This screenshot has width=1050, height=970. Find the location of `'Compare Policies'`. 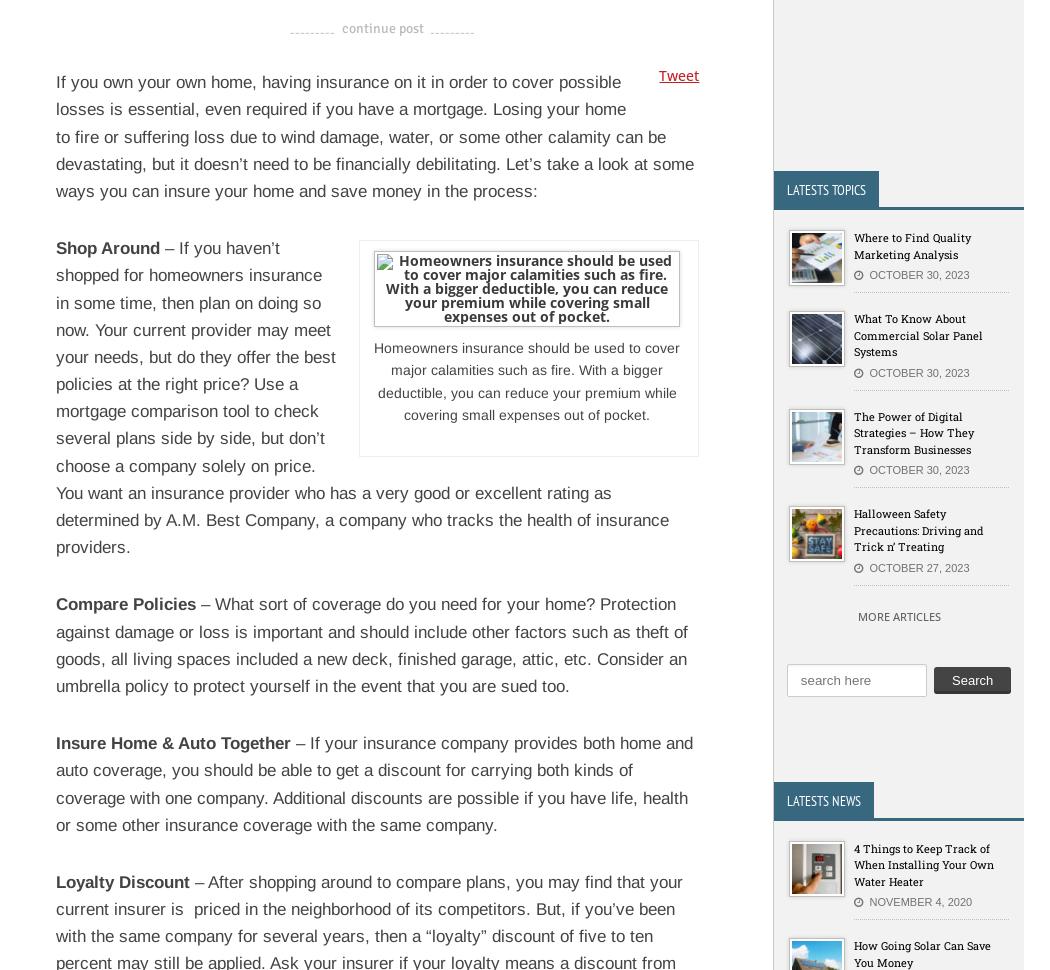

'Compare Policies' is located at coordinates (125, 604).